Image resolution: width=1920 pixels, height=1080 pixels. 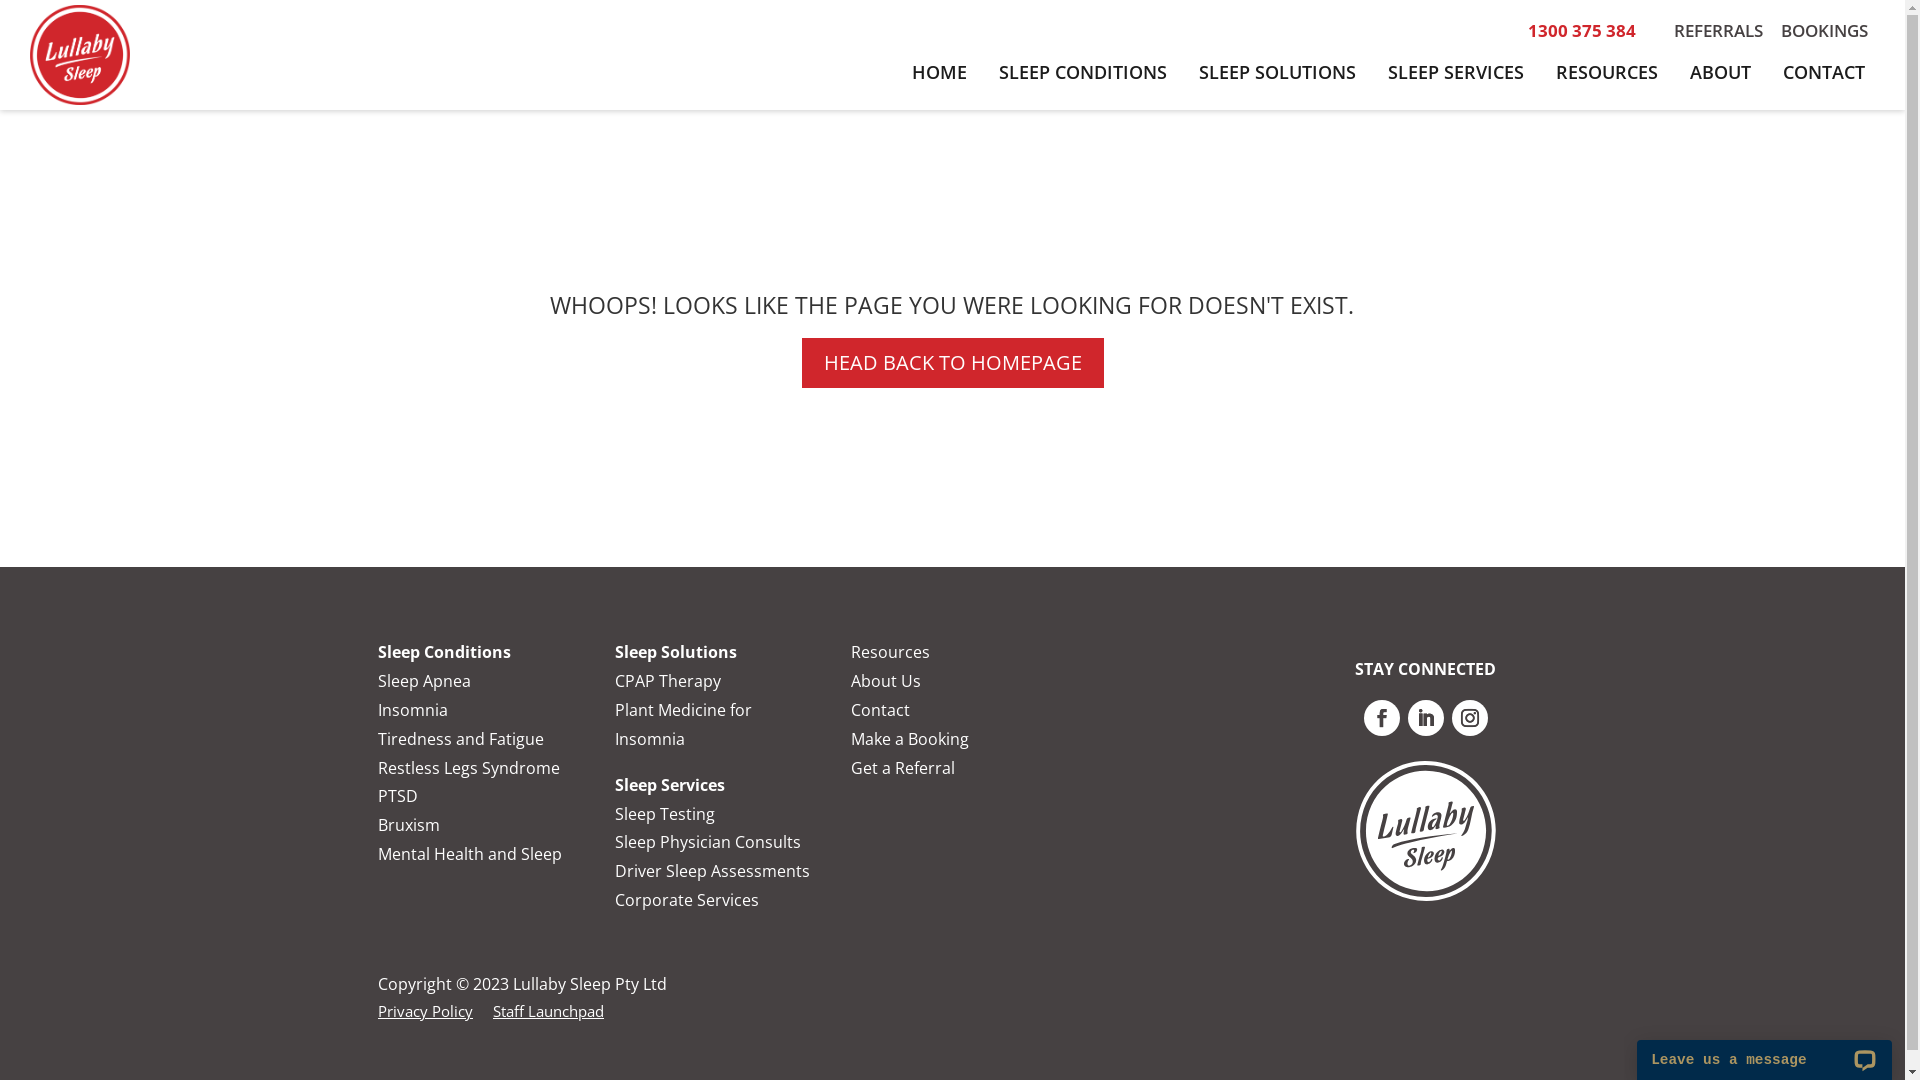 I want to click on 'PTSD', so click(x=398, y=794).